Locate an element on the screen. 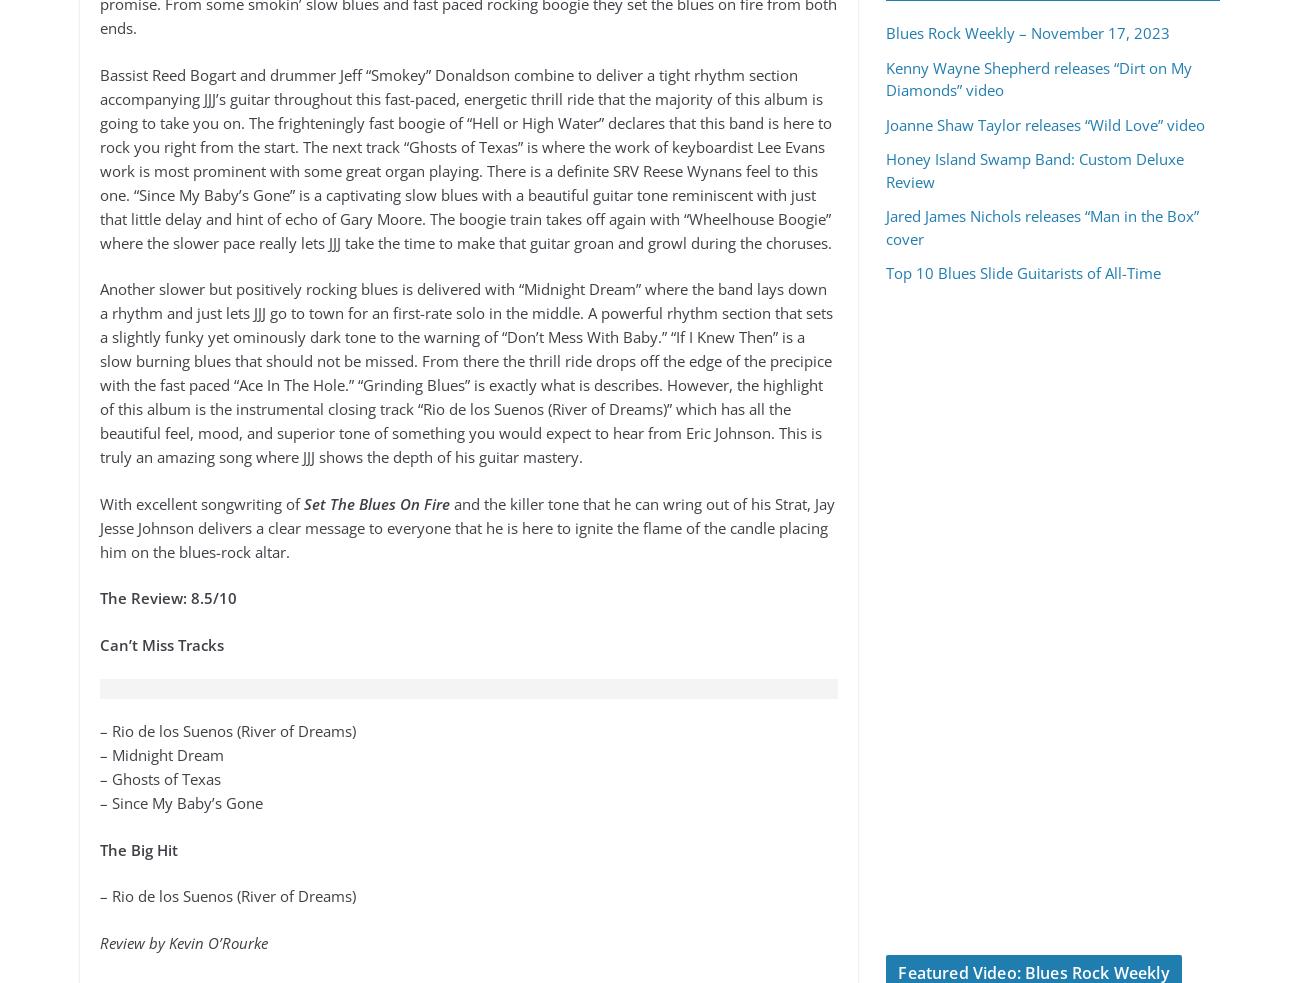  'Review by Kevin O’Rourke' is located at coordinates (183, 942).